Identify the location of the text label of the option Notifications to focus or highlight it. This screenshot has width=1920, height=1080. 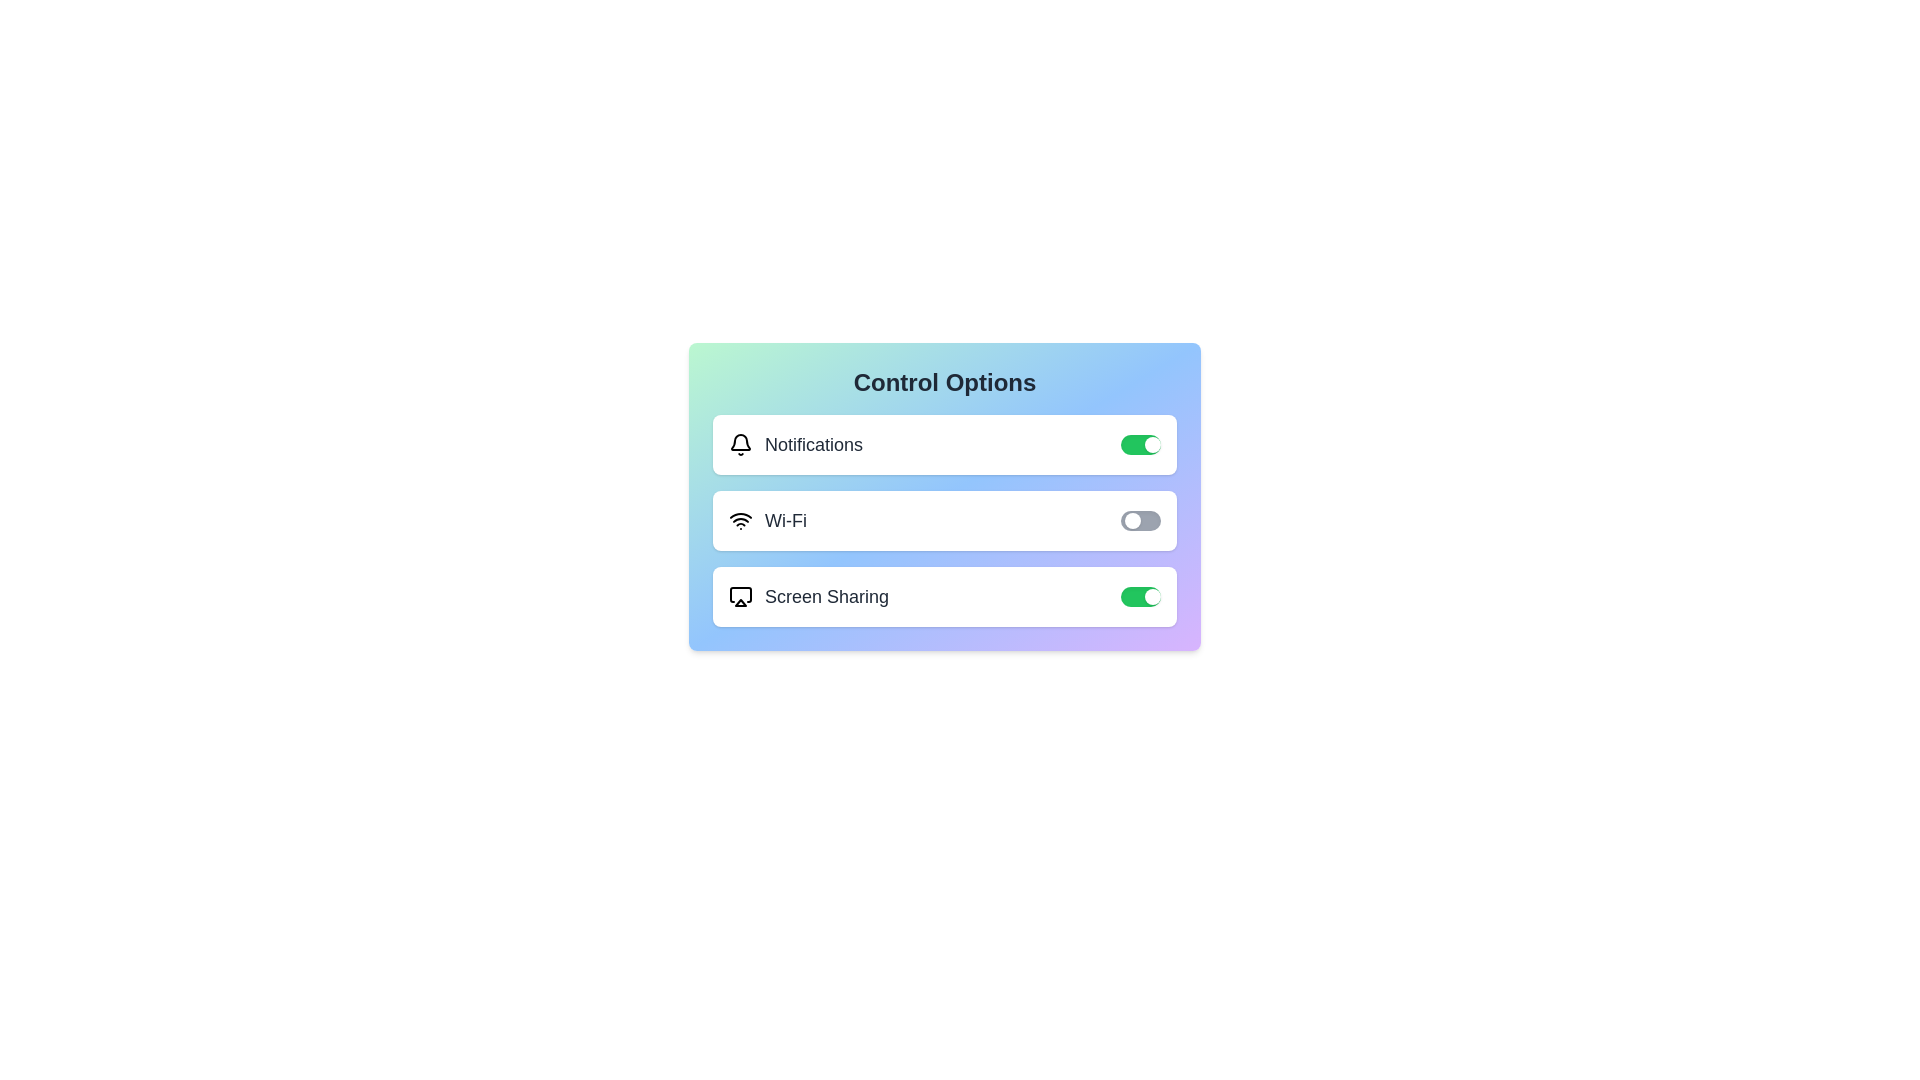
(795, 443).